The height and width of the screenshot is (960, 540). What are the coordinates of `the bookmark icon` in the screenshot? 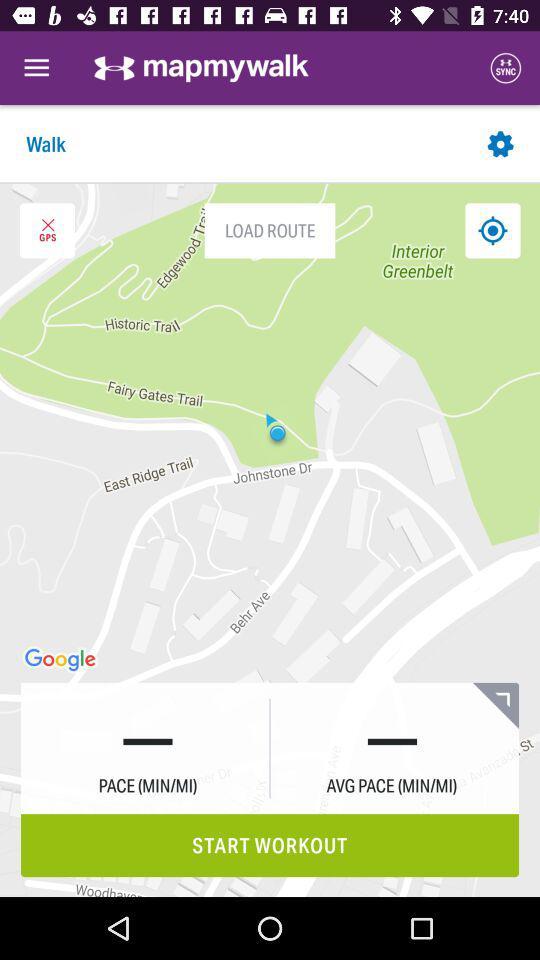 It's located at (494, 705).